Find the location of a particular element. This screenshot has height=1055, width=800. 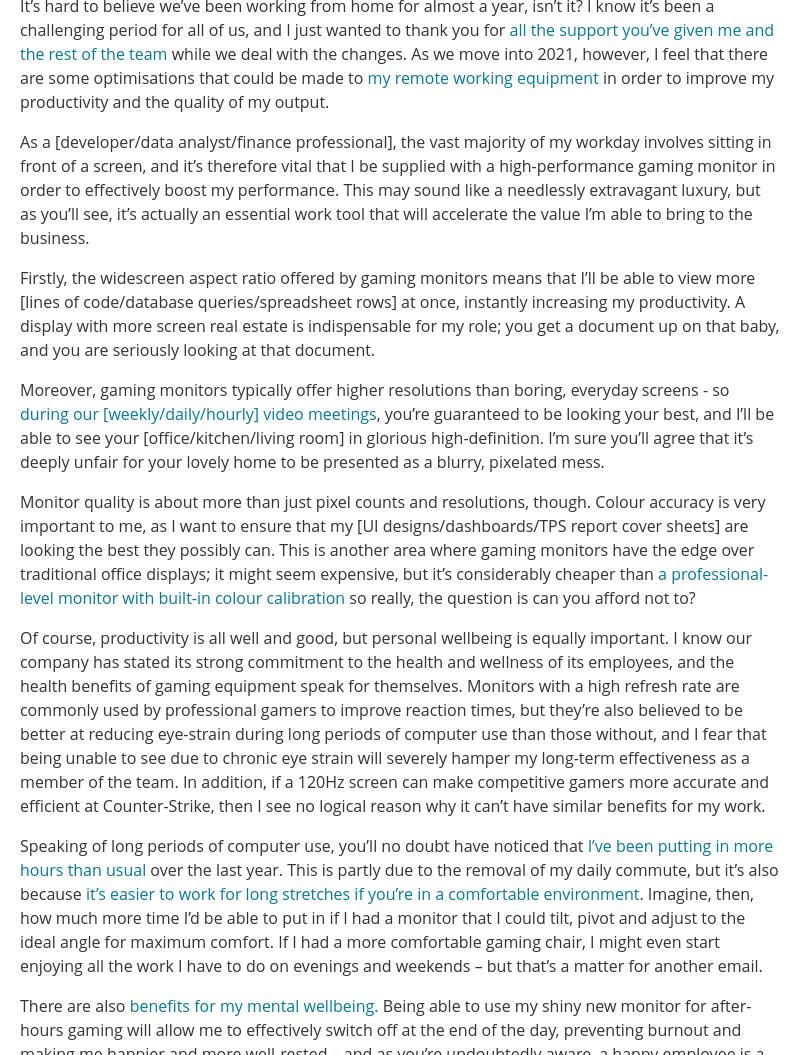

'a professional-level monitor with built-in colour calibration' is located at coordinates (20, 583).